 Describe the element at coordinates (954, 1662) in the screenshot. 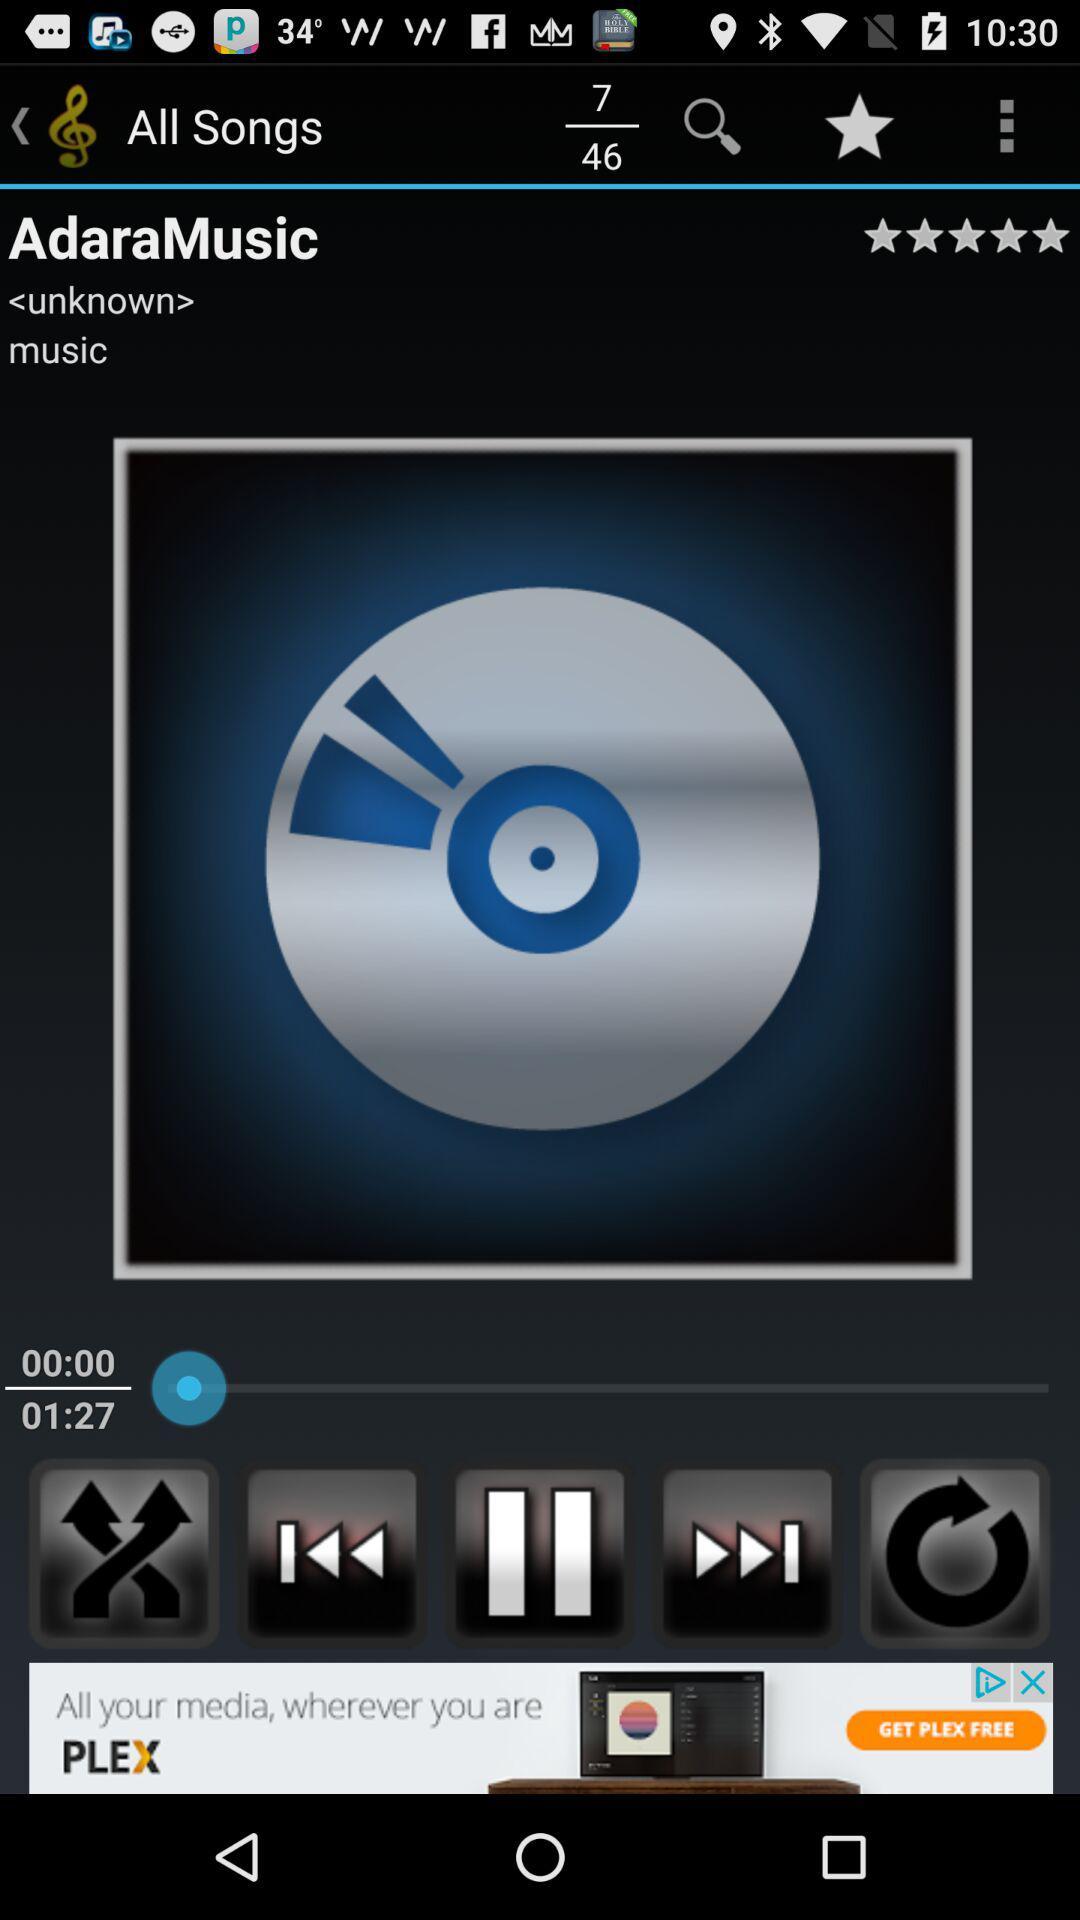

I see `the refresh icon` at that location.